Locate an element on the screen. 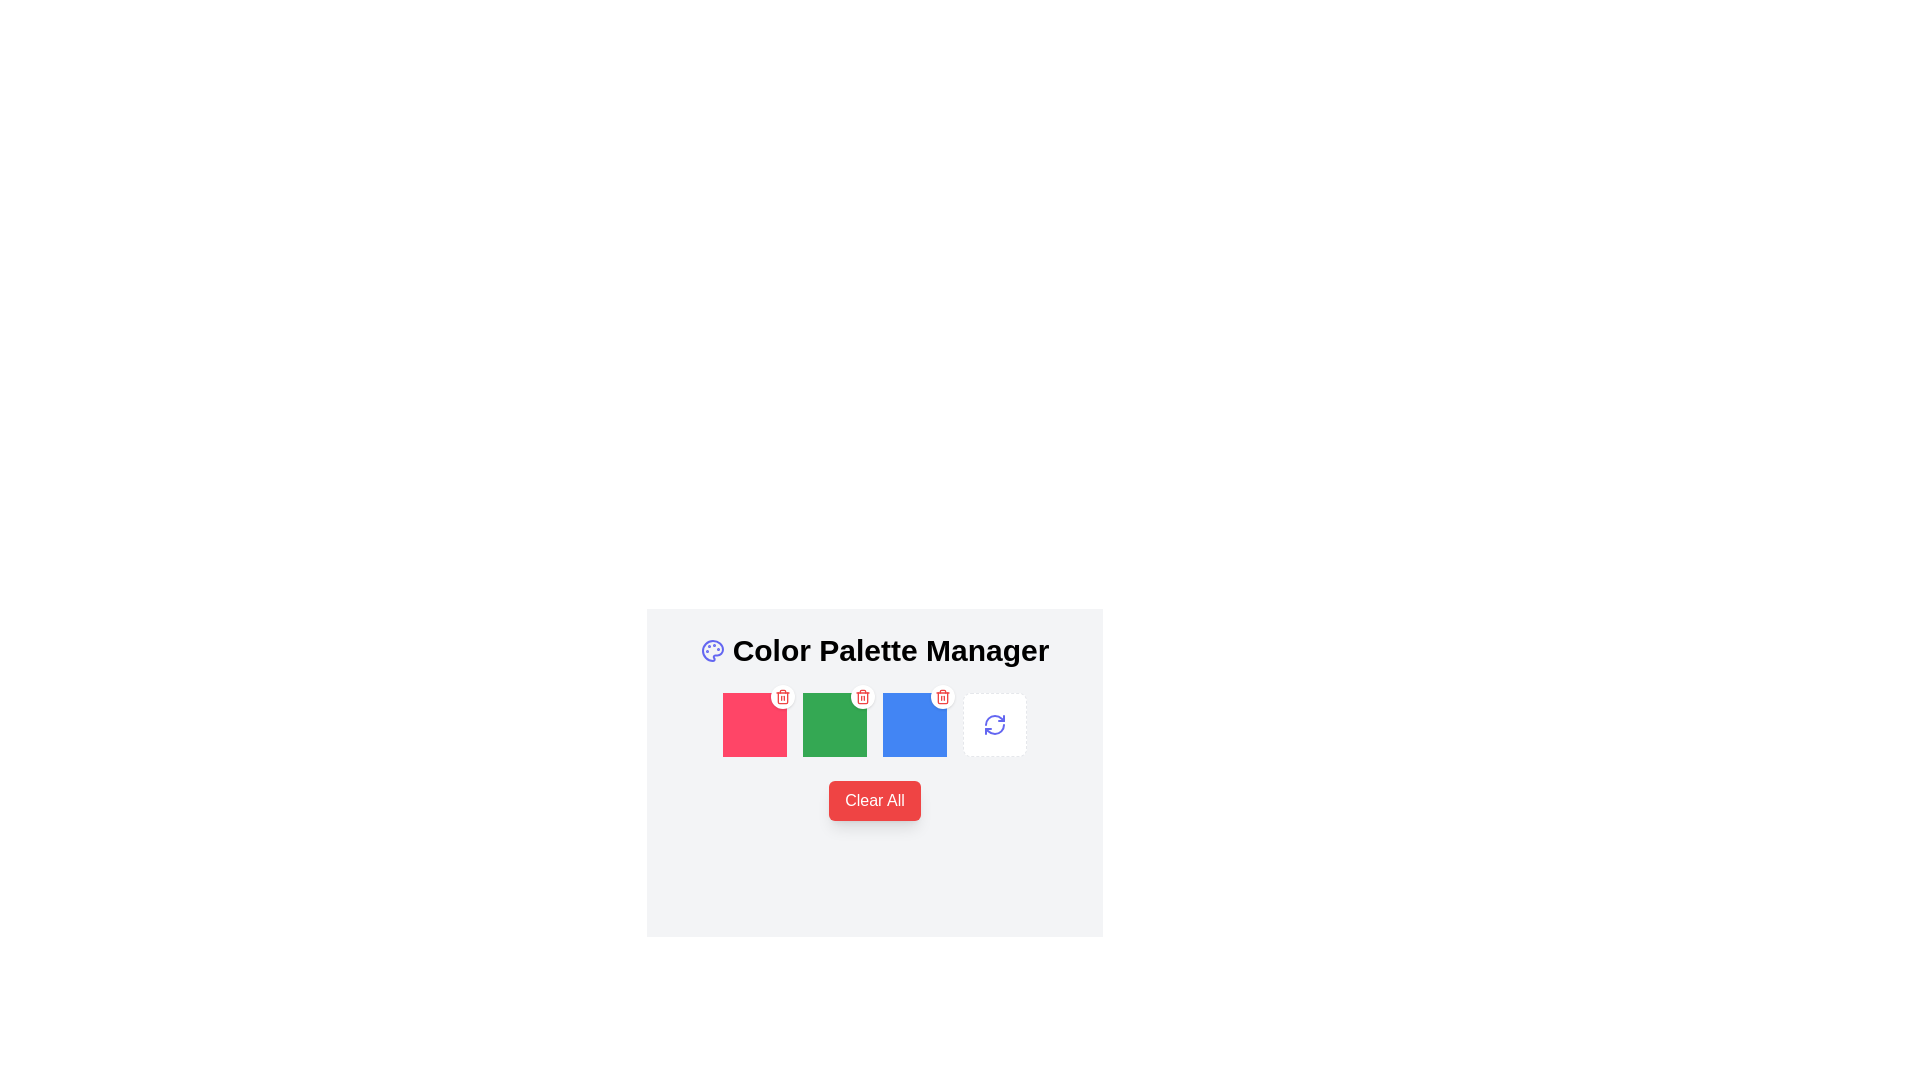 The image size is (1920, 1080). the trash can icon button, which is styled in red and signifies a delete action is located at coordinates (863, 696).